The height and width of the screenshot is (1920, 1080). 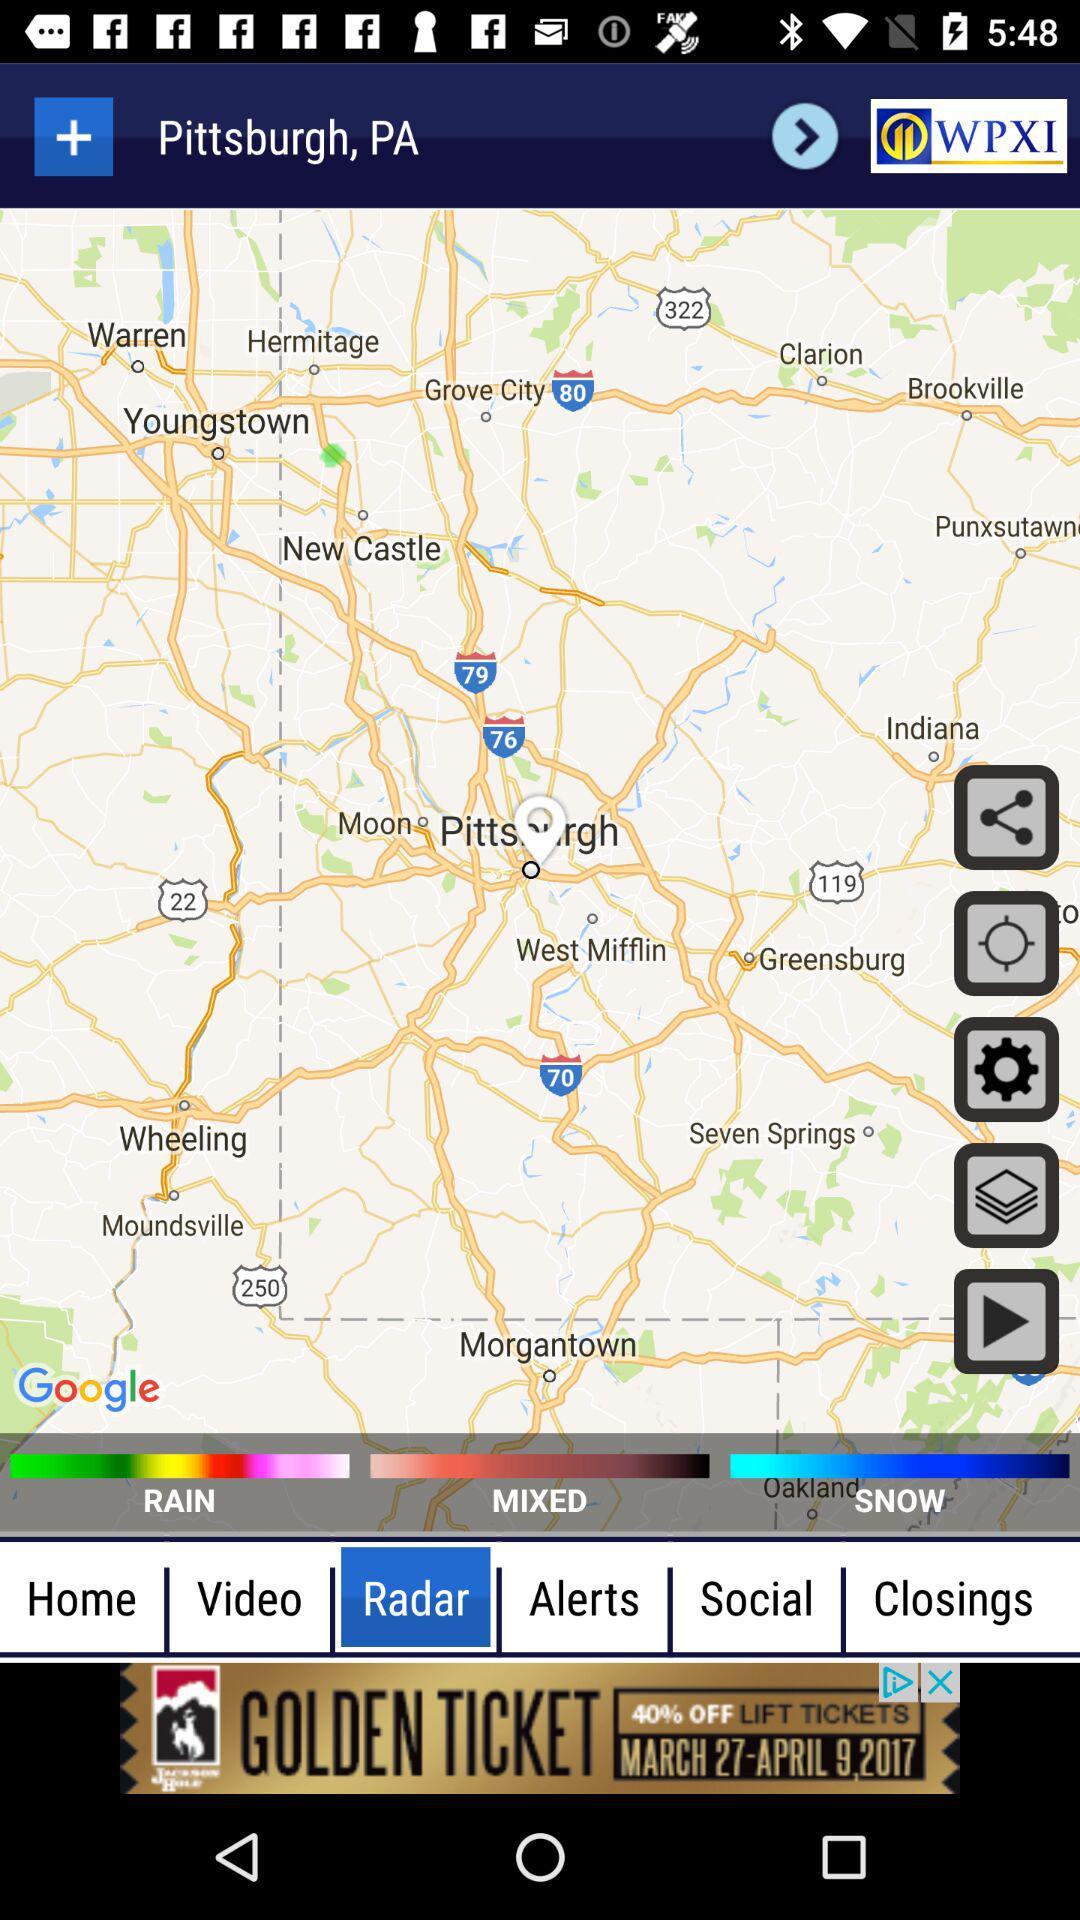 I want to click on press for next location, so click(x=804, y=135).